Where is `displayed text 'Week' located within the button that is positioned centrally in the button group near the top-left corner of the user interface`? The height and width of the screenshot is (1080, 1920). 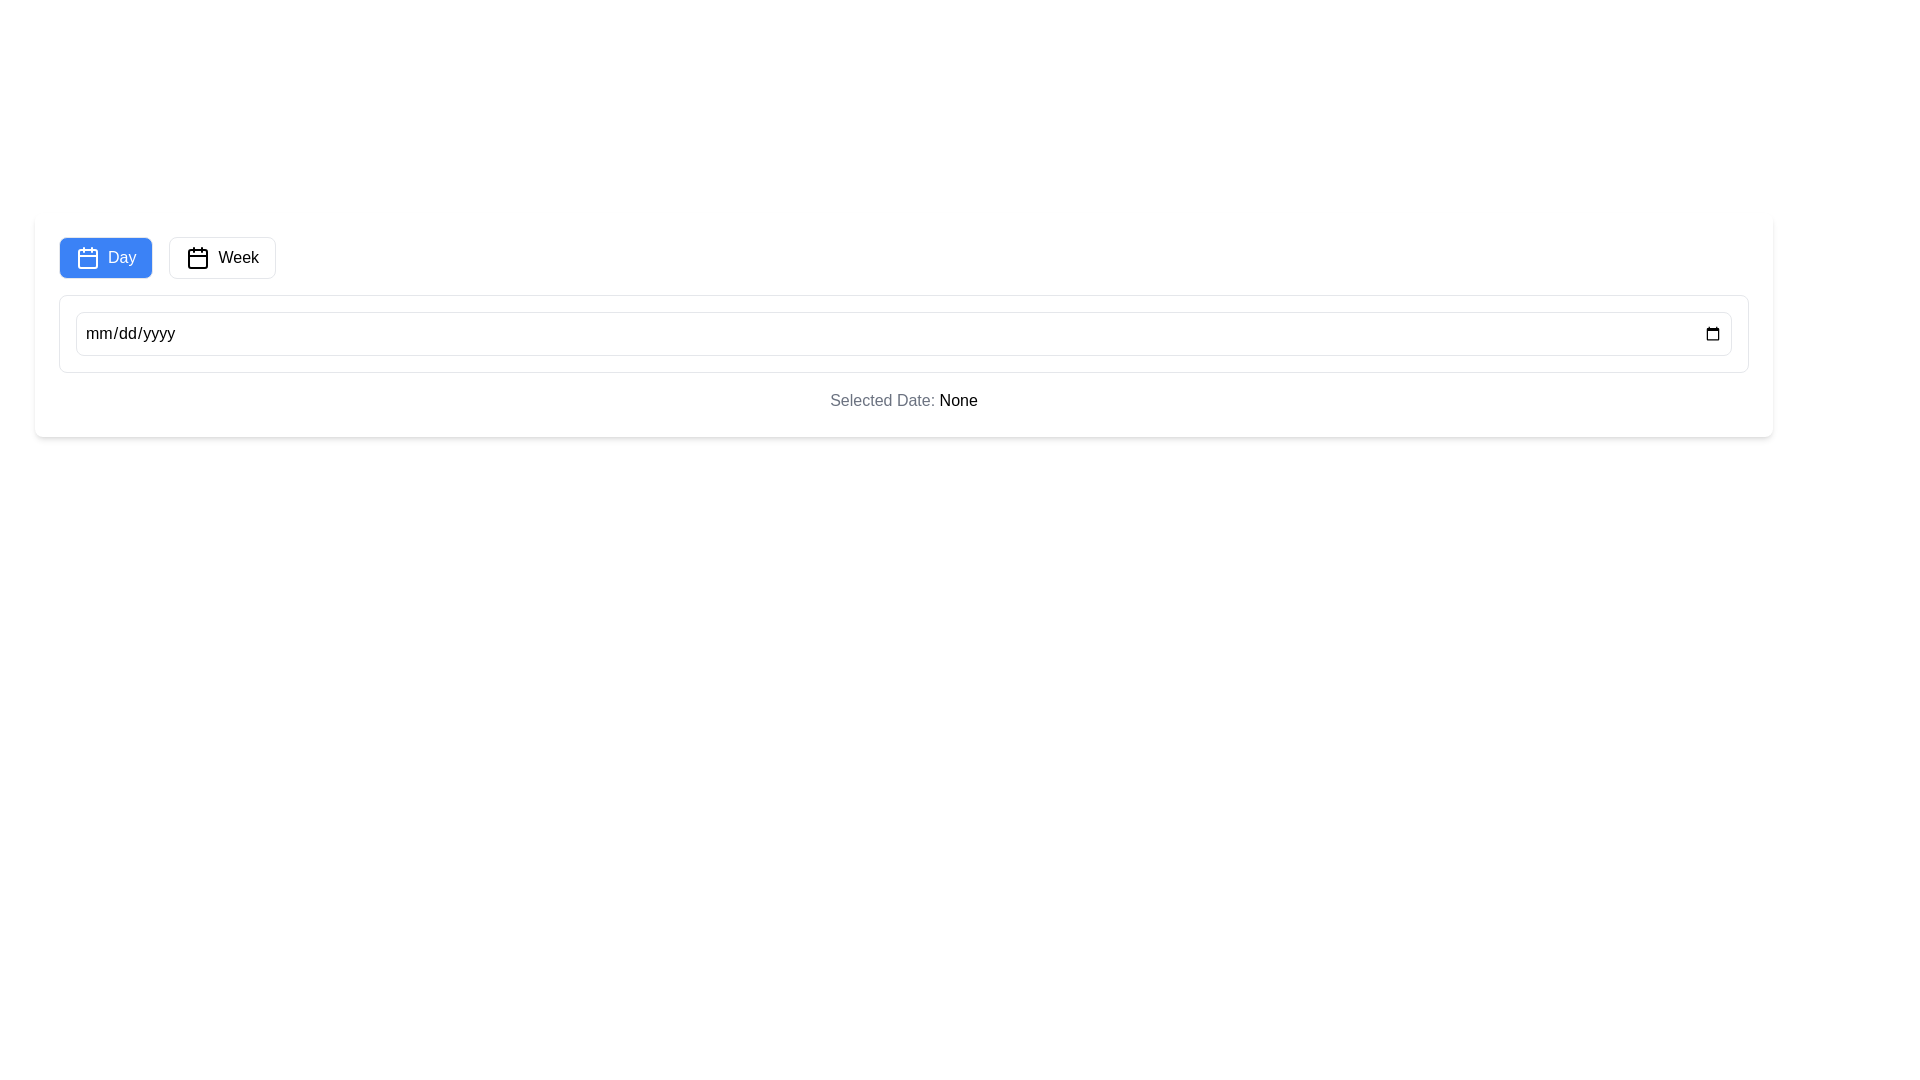
displayed text 'Week' located within the button that is positioned centrally in the button group near the top-left corner of the user interface is located at coordinates (238, 257).